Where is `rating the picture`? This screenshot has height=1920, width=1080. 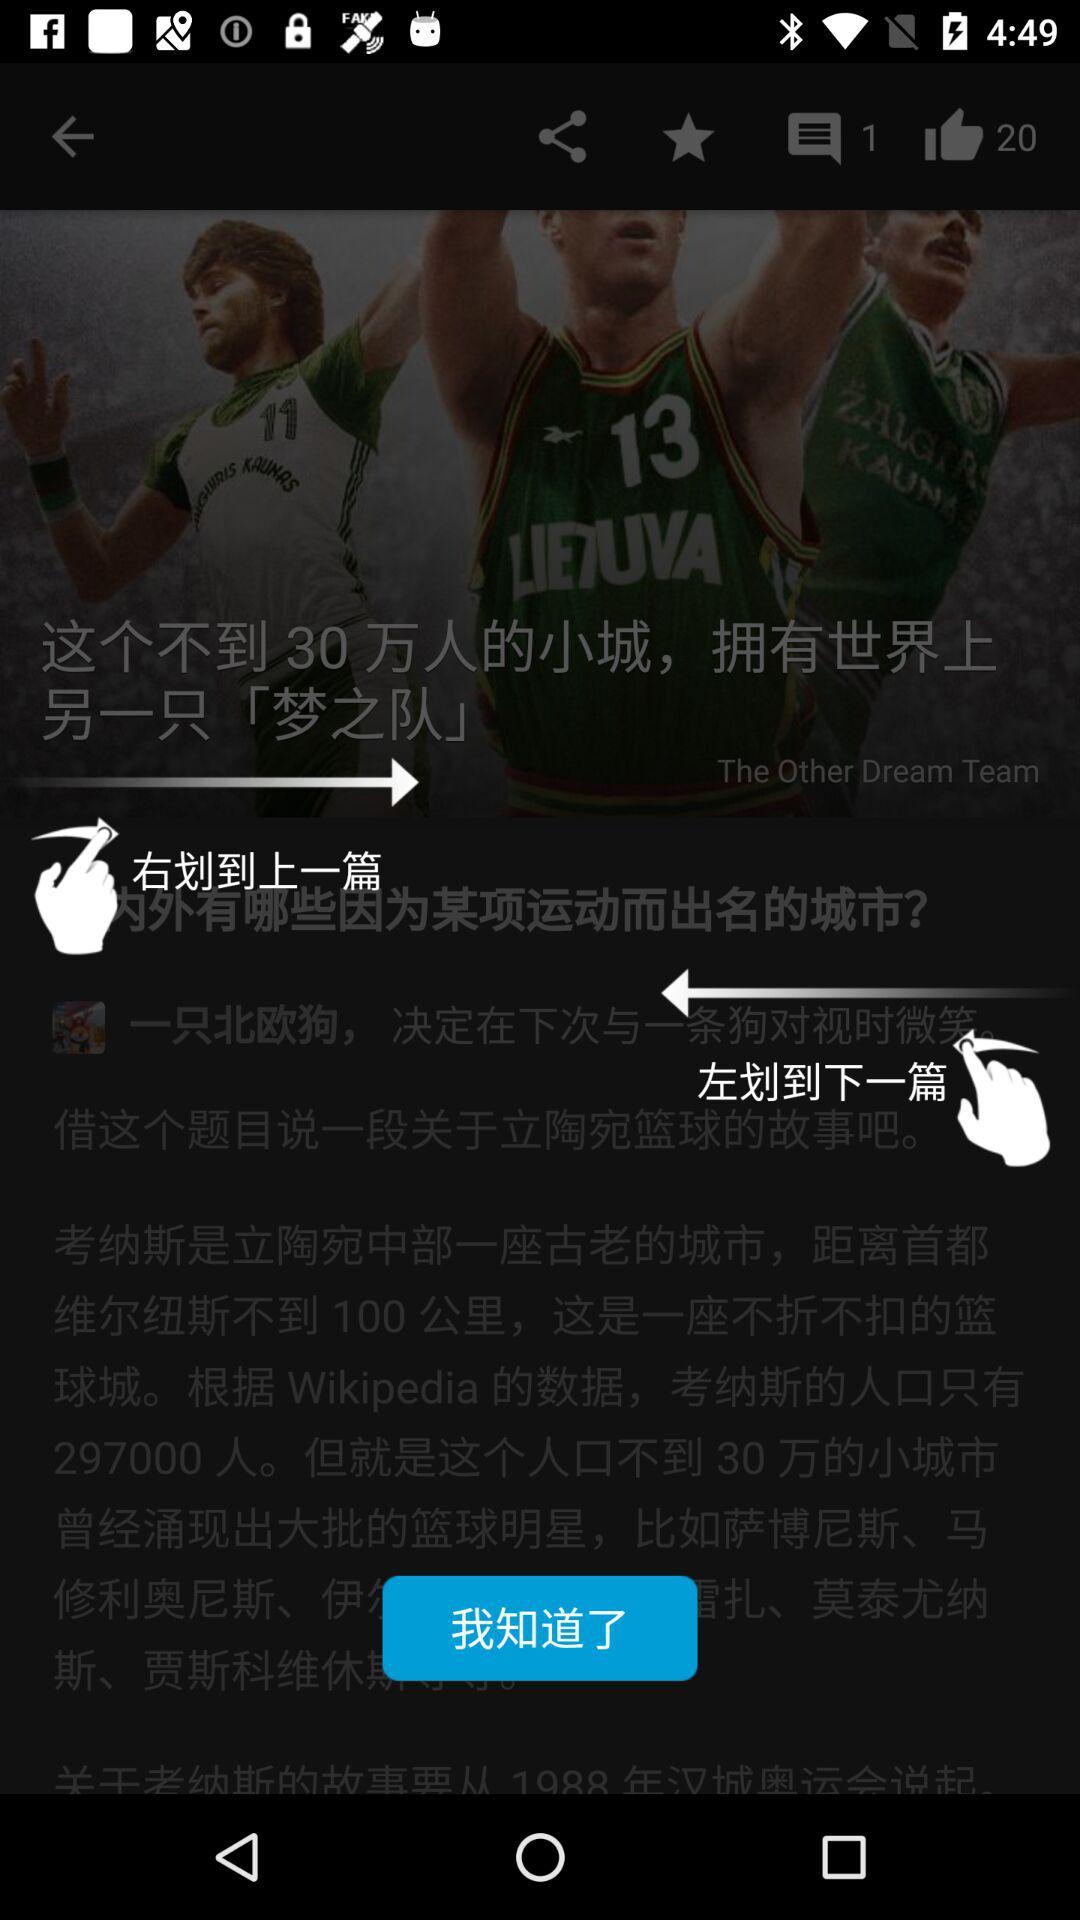
rating the picture is located at coordinates (687, 135).